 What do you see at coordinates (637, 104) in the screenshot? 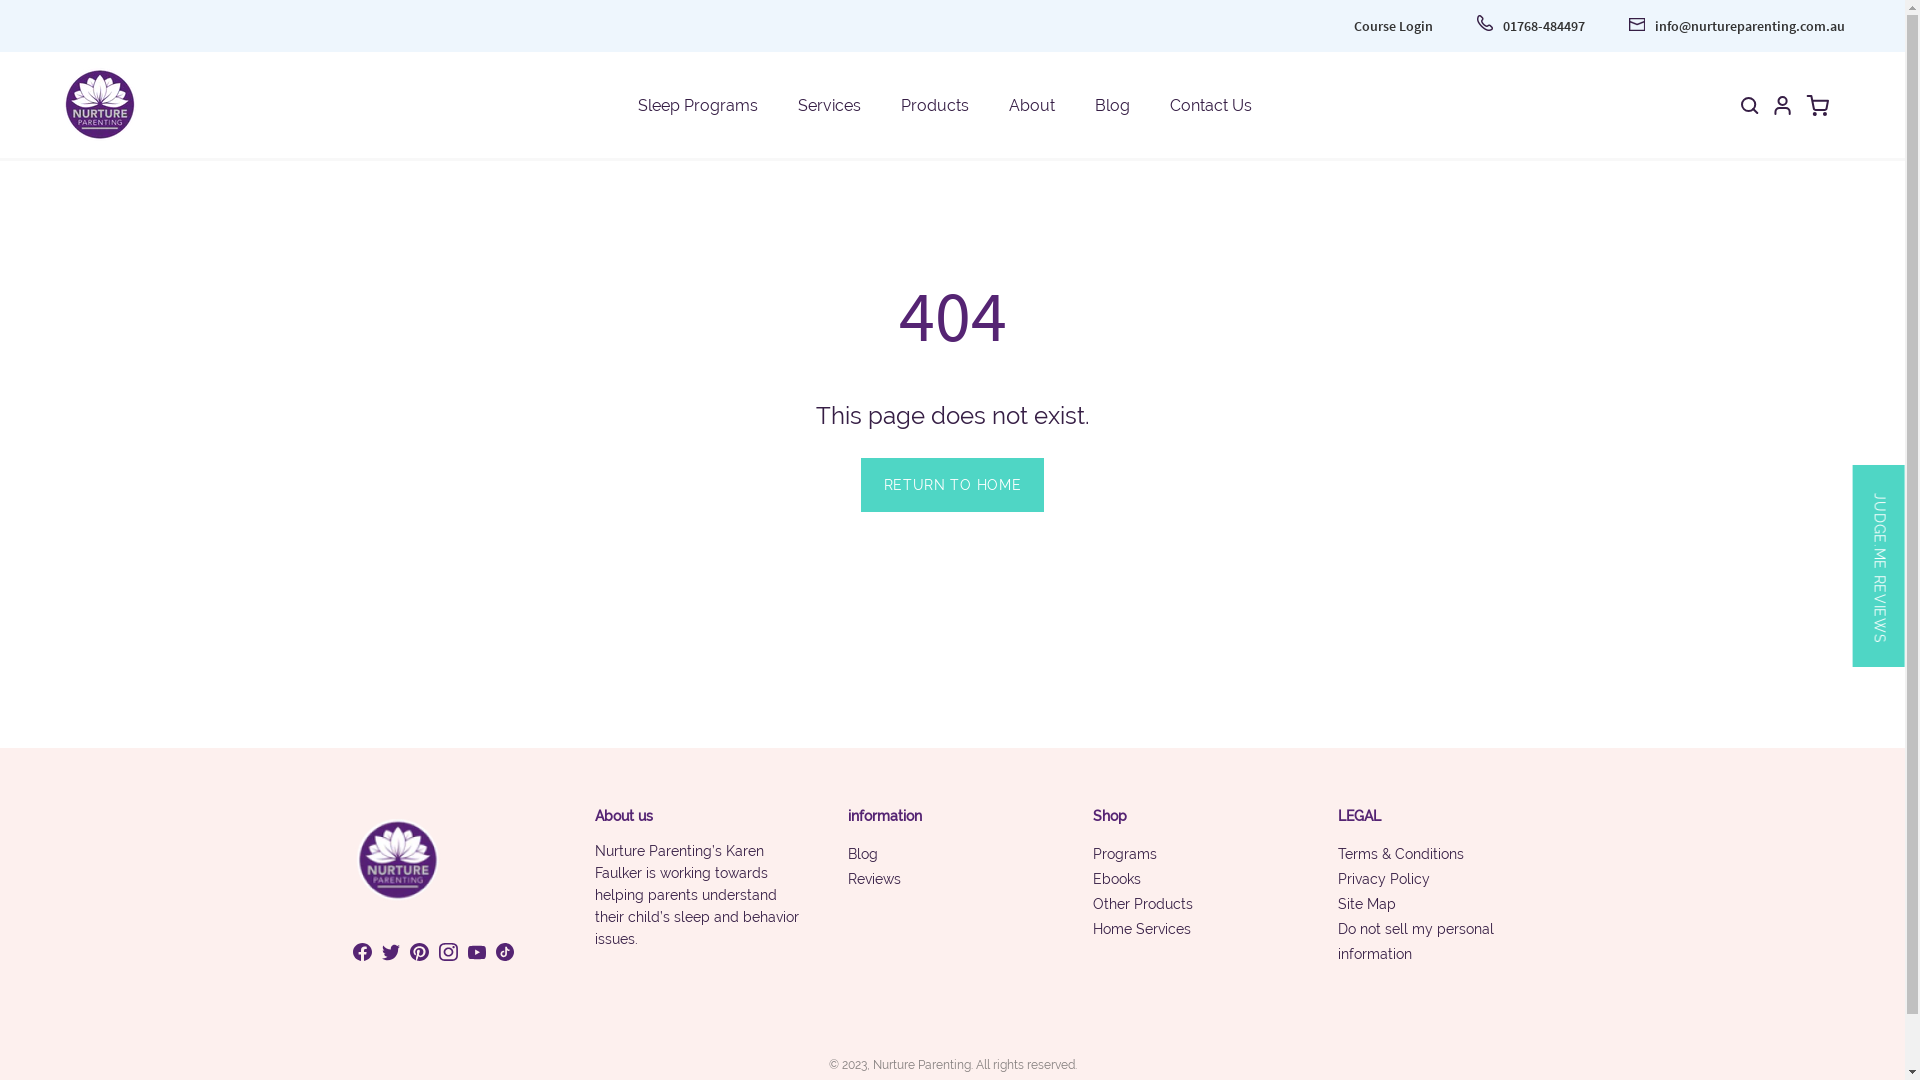
I see `'Sleep Programs'` at bounding box center [637, 104].